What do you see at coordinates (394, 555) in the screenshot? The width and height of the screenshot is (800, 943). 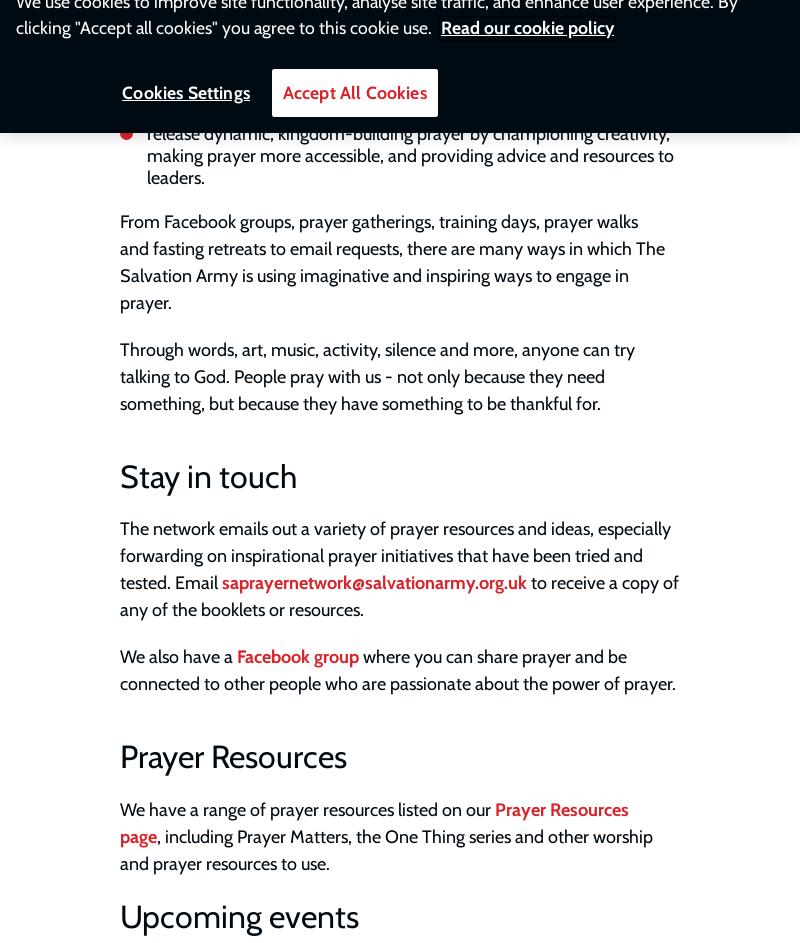 I see `'The network emails out a variety of prayer resources and ideas, especially forwarding on inspirational prayer initiatives that have been tried and tested. Email'` at bounding box center [394, 555].